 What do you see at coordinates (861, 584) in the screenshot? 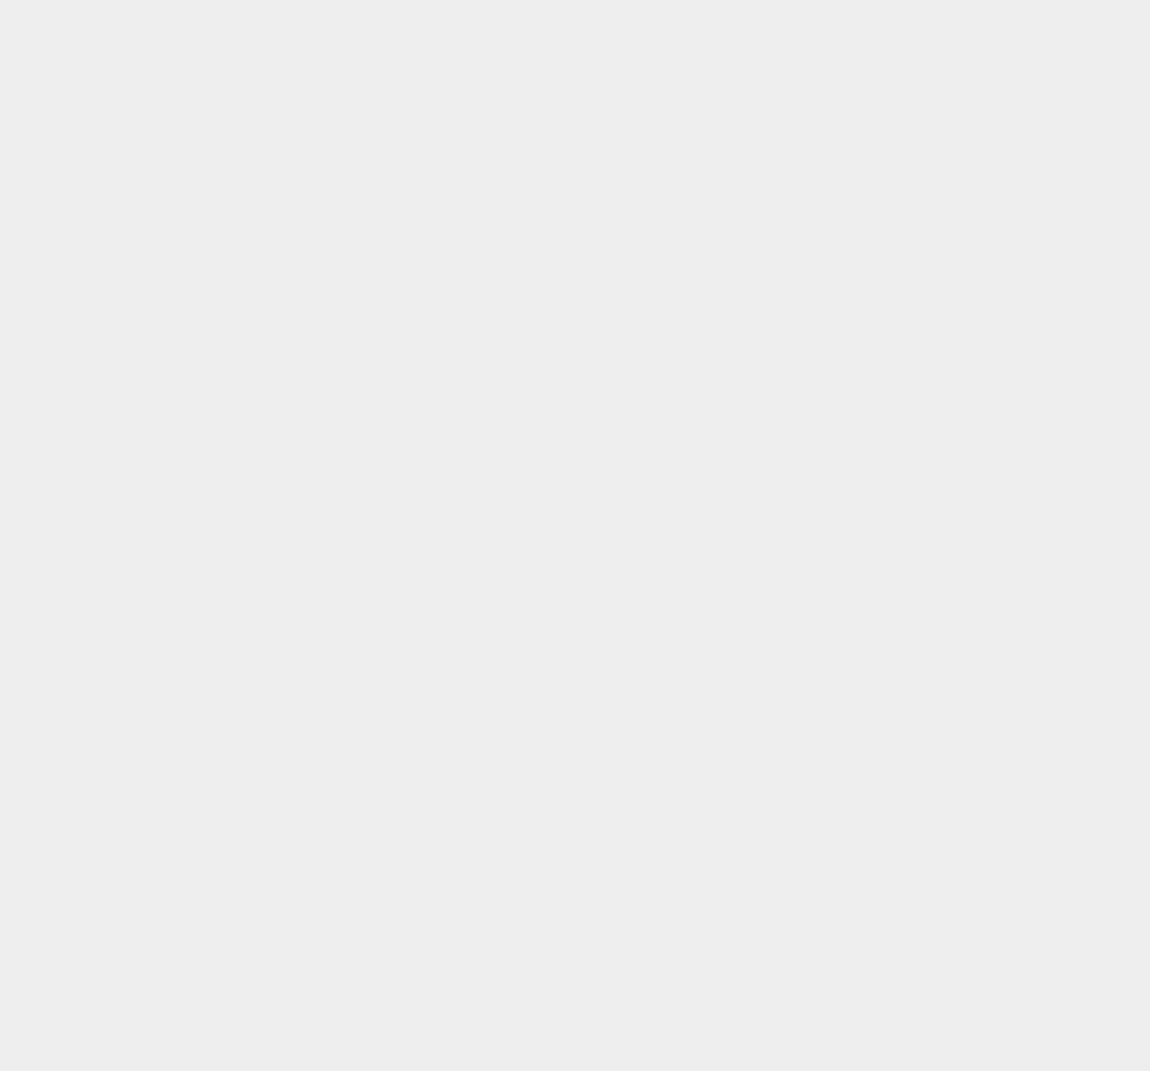
I see `'Microsoft Office'` at bounding box center [861, 584].